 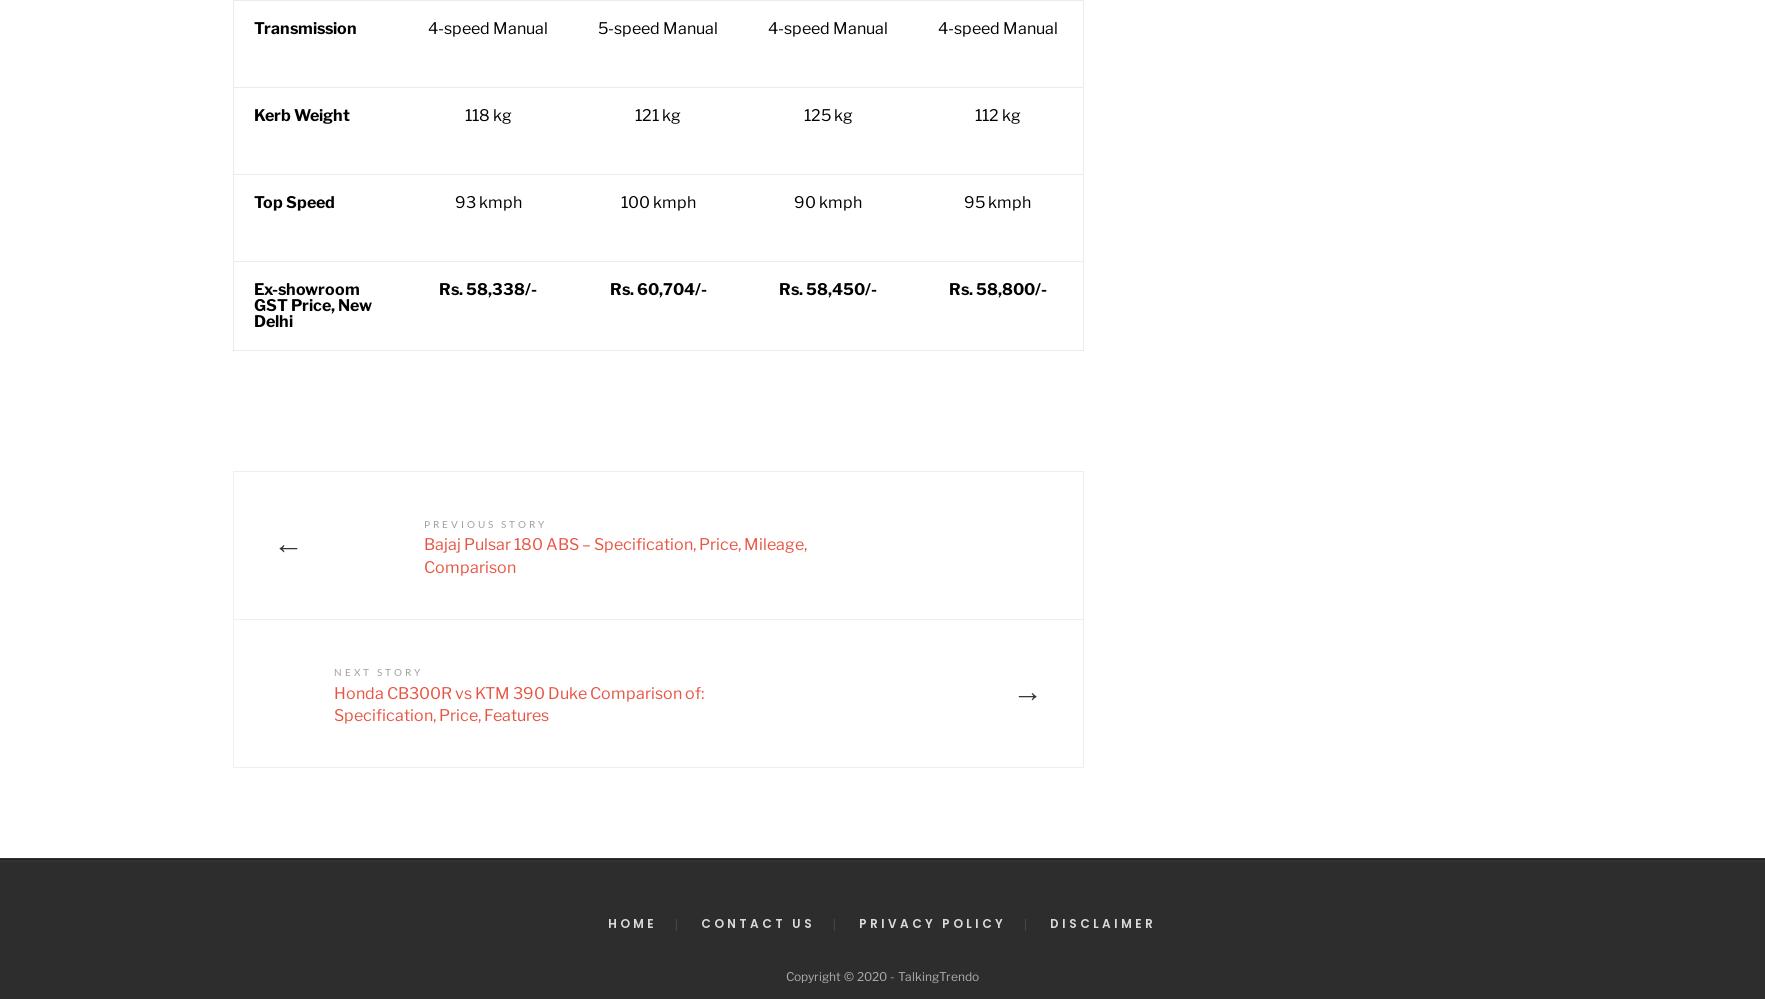 I want to click on 'Honda CB300R vs KTM 390 Duke Comparison of: Specification, Price, Features', so click(x=517, y=703).